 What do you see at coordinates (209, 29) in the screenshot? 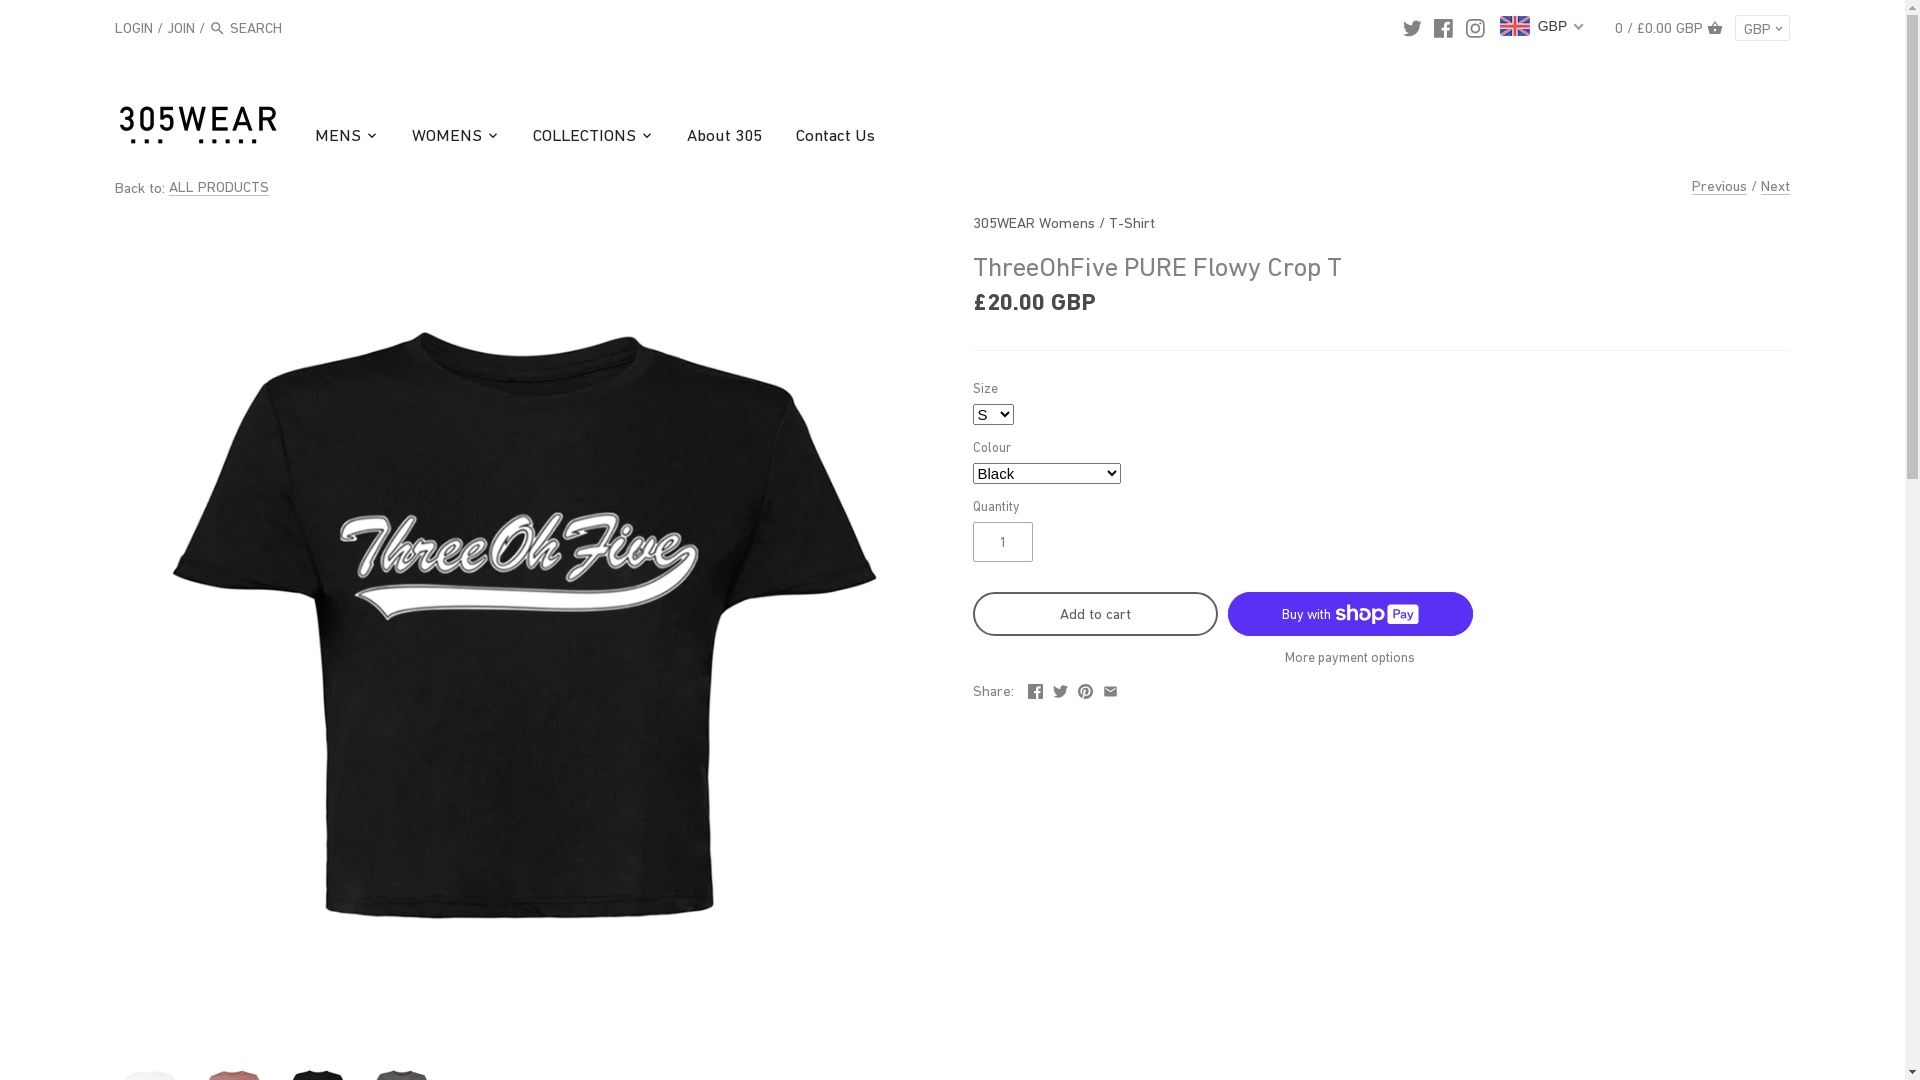
I see `'Search'` at bounding box center [209, 29].